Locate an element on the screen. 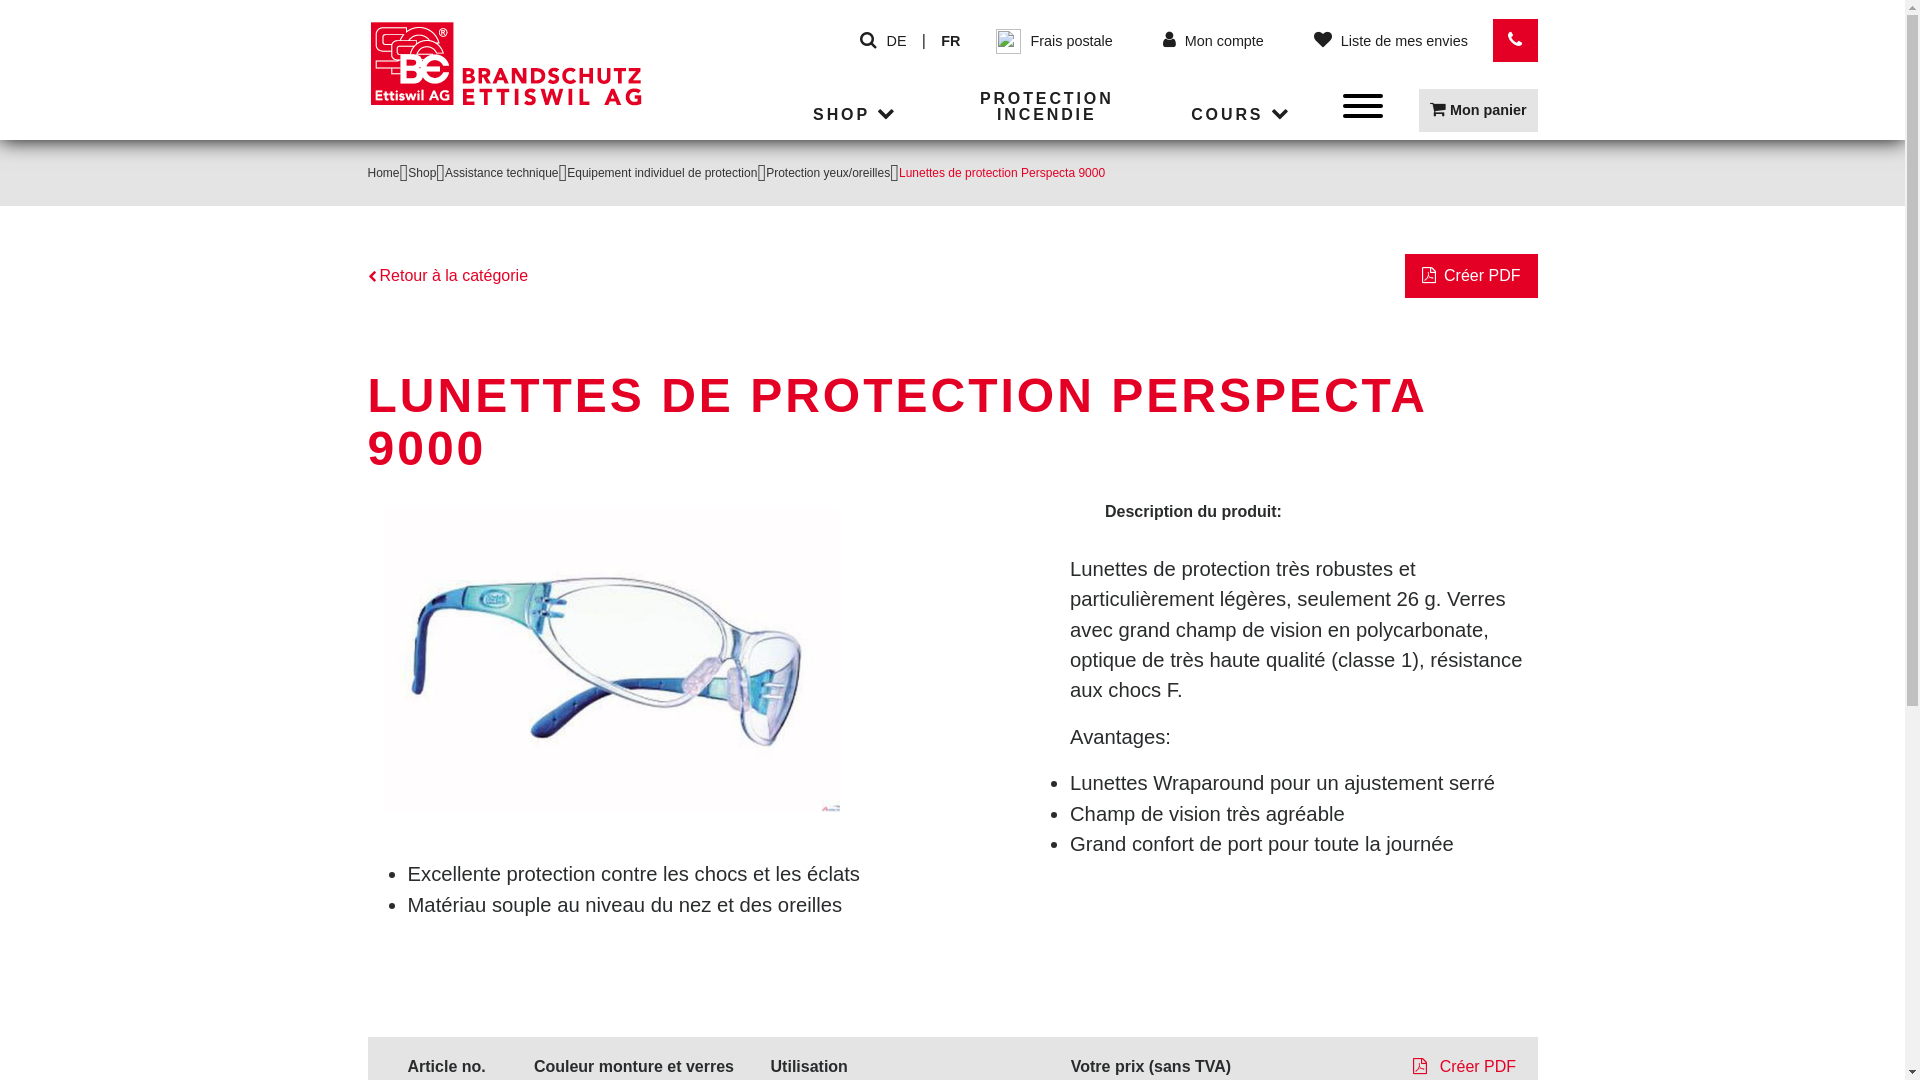  'Mon panier' is located at coordinates (1478, 110).